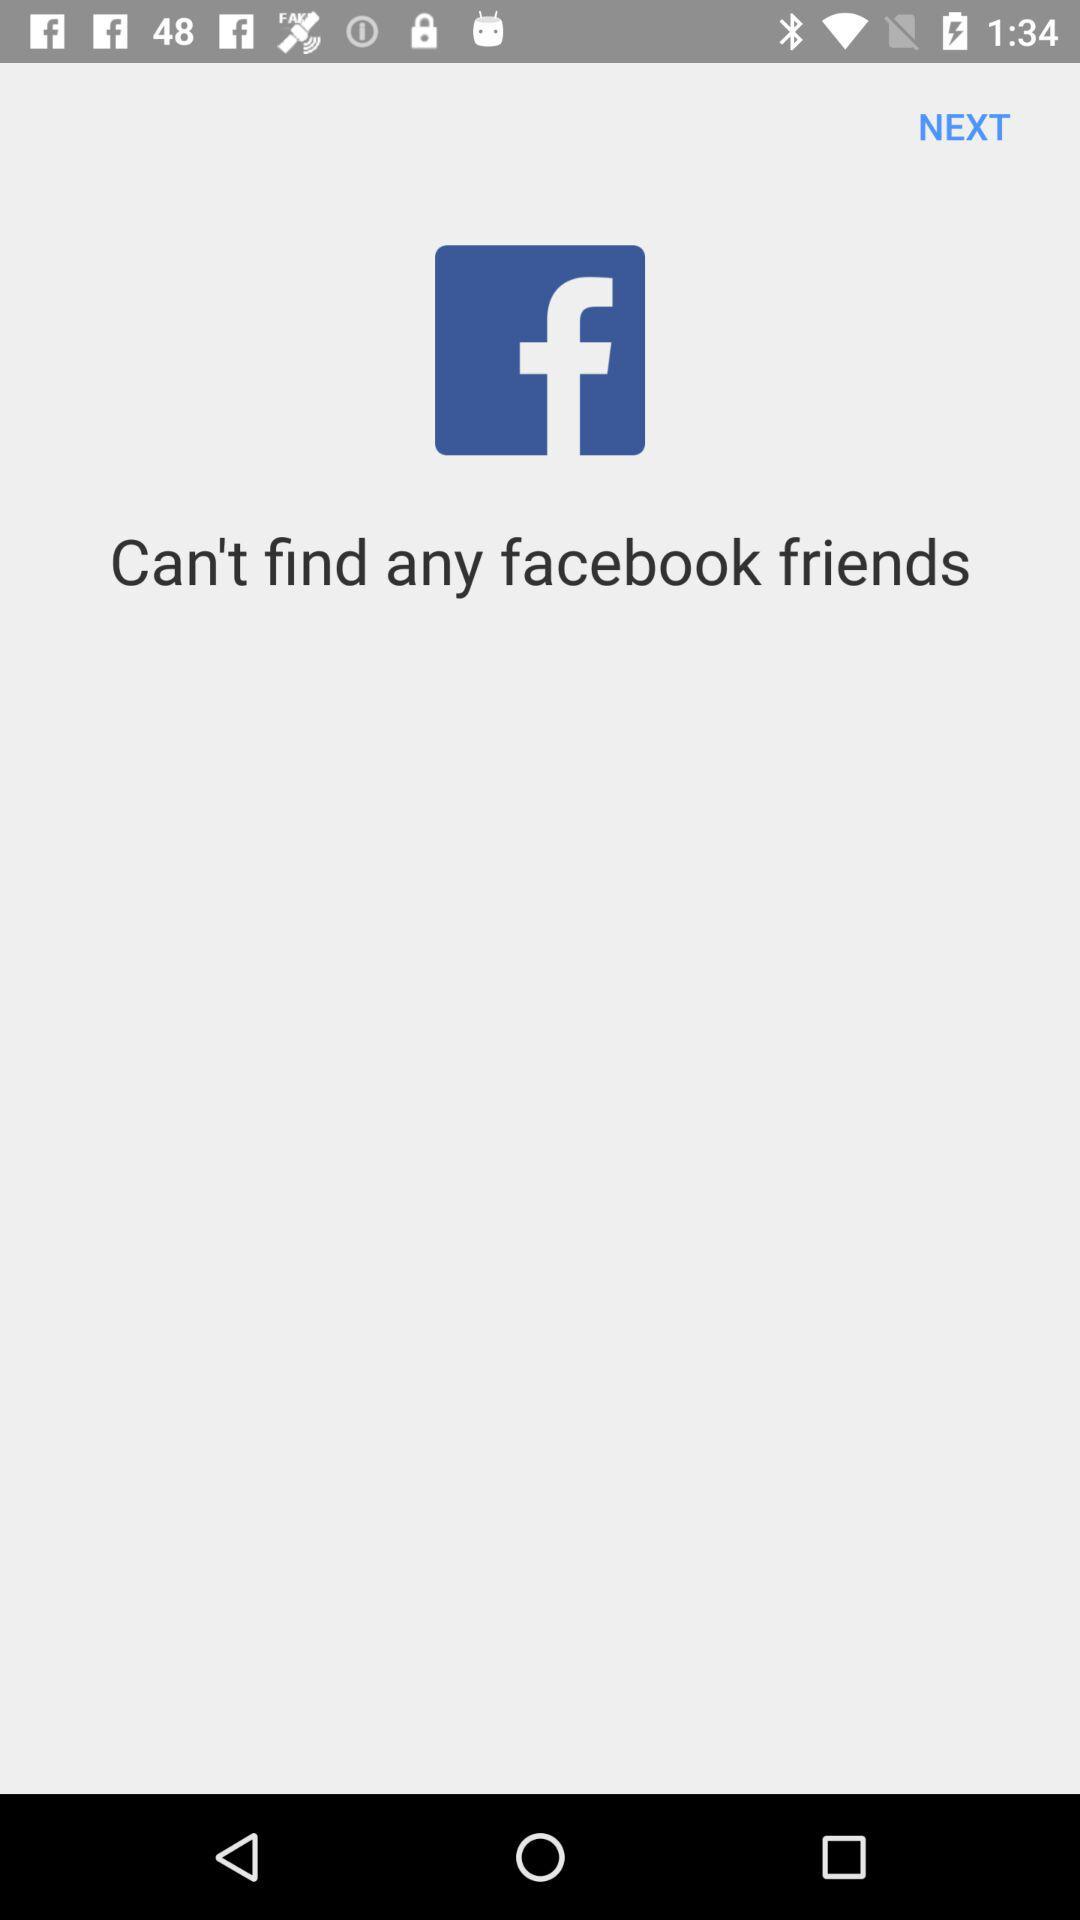 Image resolution: width=1080 pixels, height=1920 pixels. Describe the element at coordinates (963, 124) in the screenshot. I see `next icon` at that location.